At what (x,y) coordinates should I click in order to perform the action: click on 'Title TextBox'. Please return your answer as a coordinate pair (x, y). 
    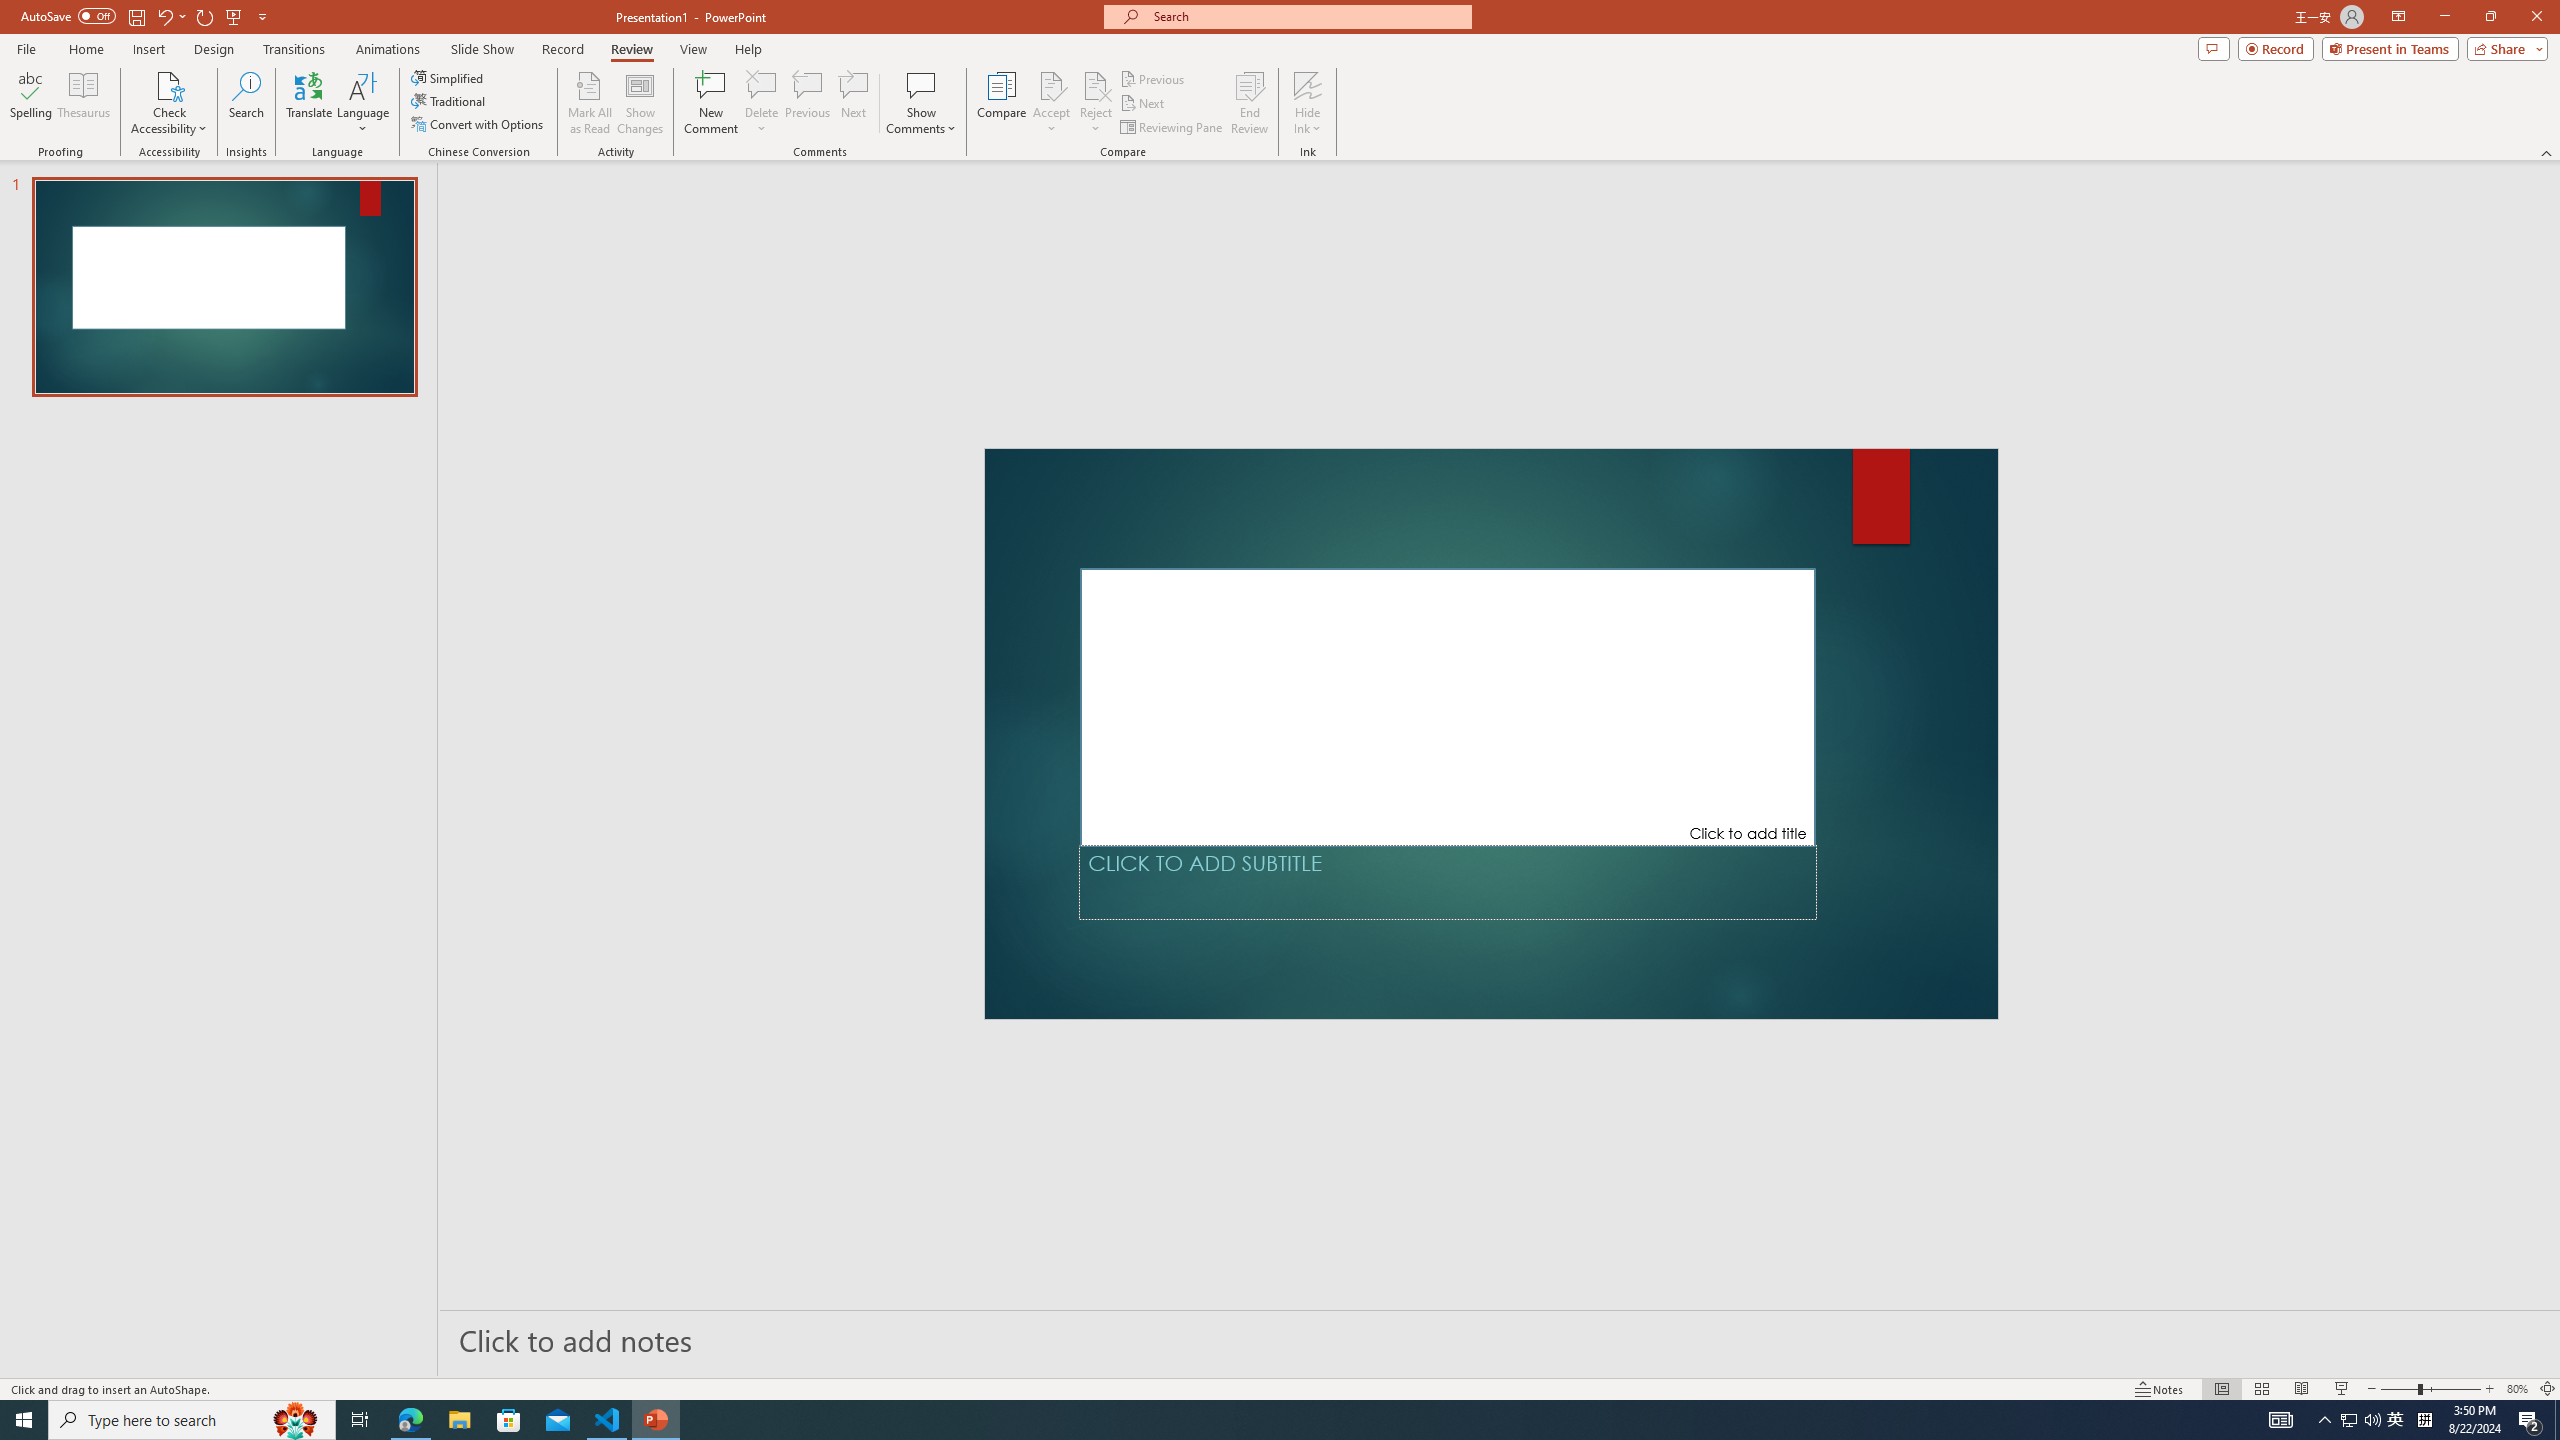
    Looking at the image, I should click on (1447, 706).